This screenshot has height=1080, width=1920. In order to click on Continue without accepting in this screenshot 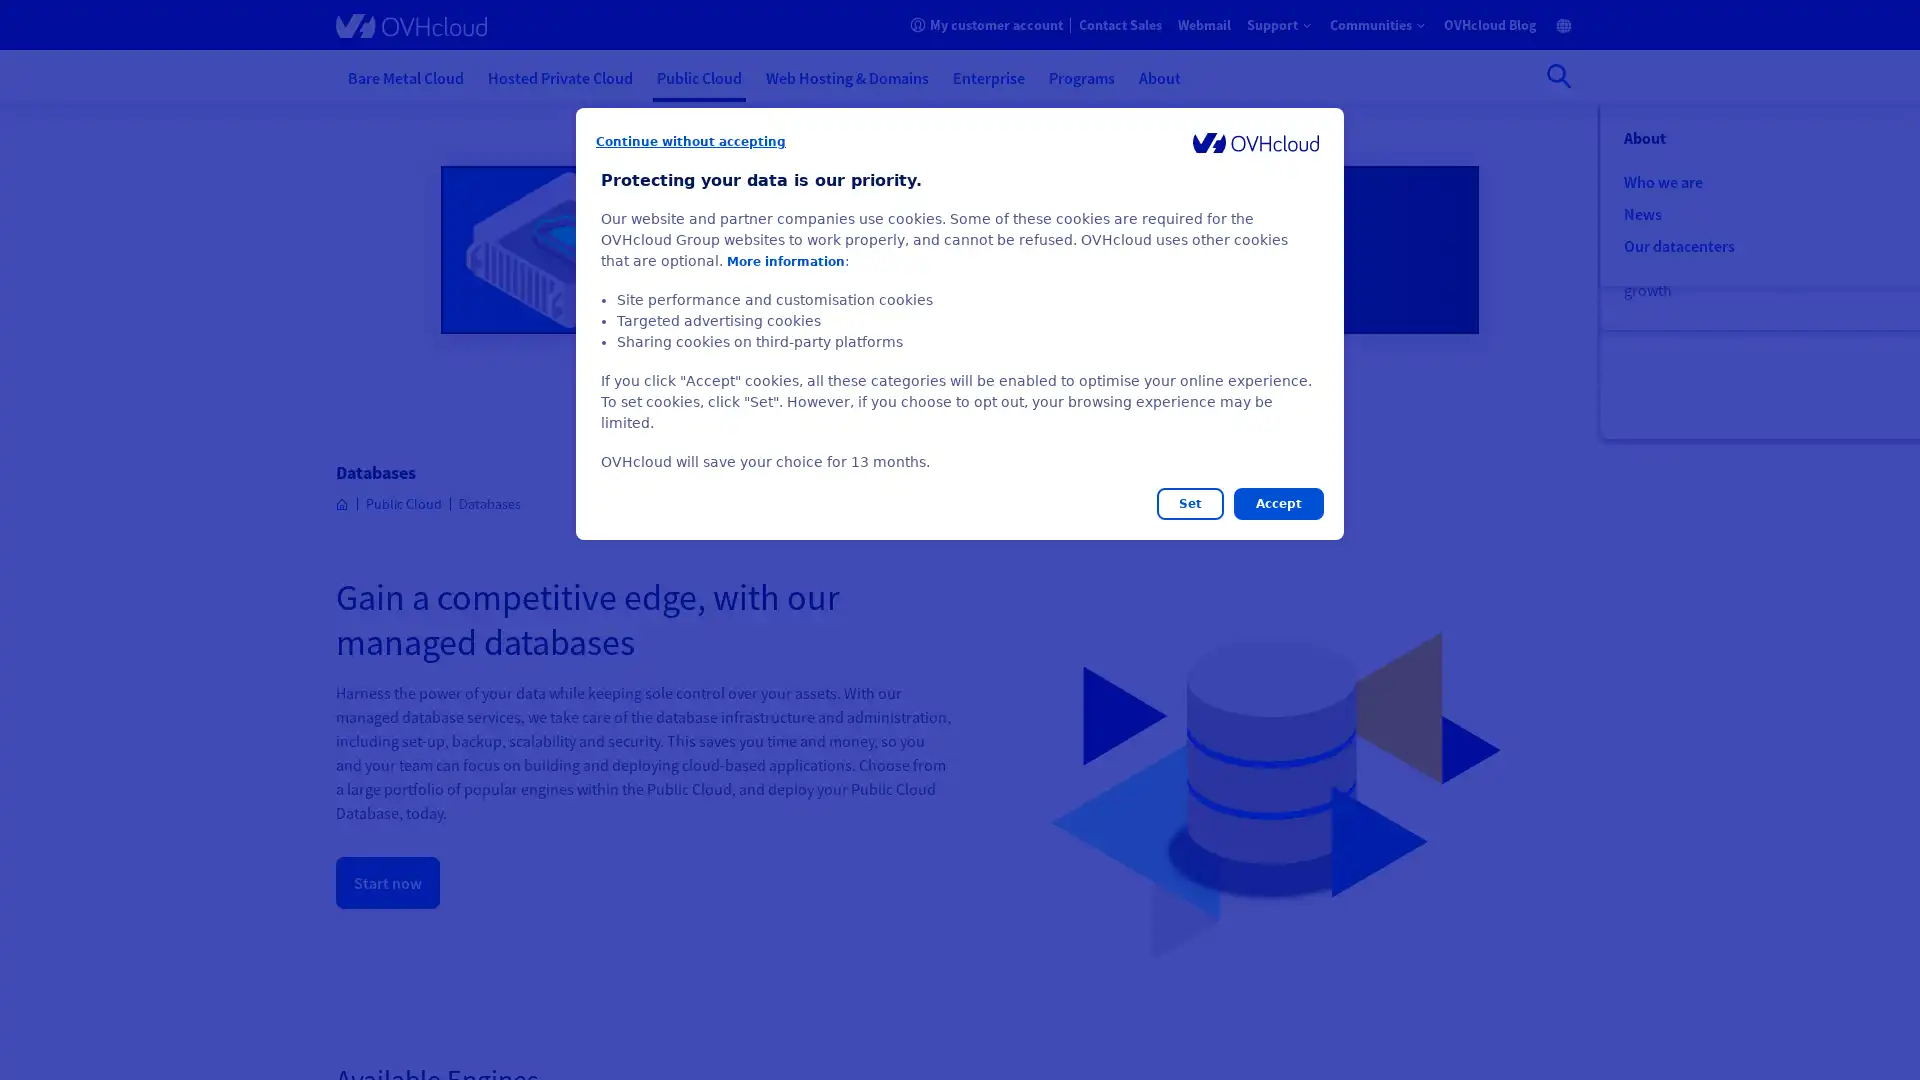, I will do `click(691, 141)`.